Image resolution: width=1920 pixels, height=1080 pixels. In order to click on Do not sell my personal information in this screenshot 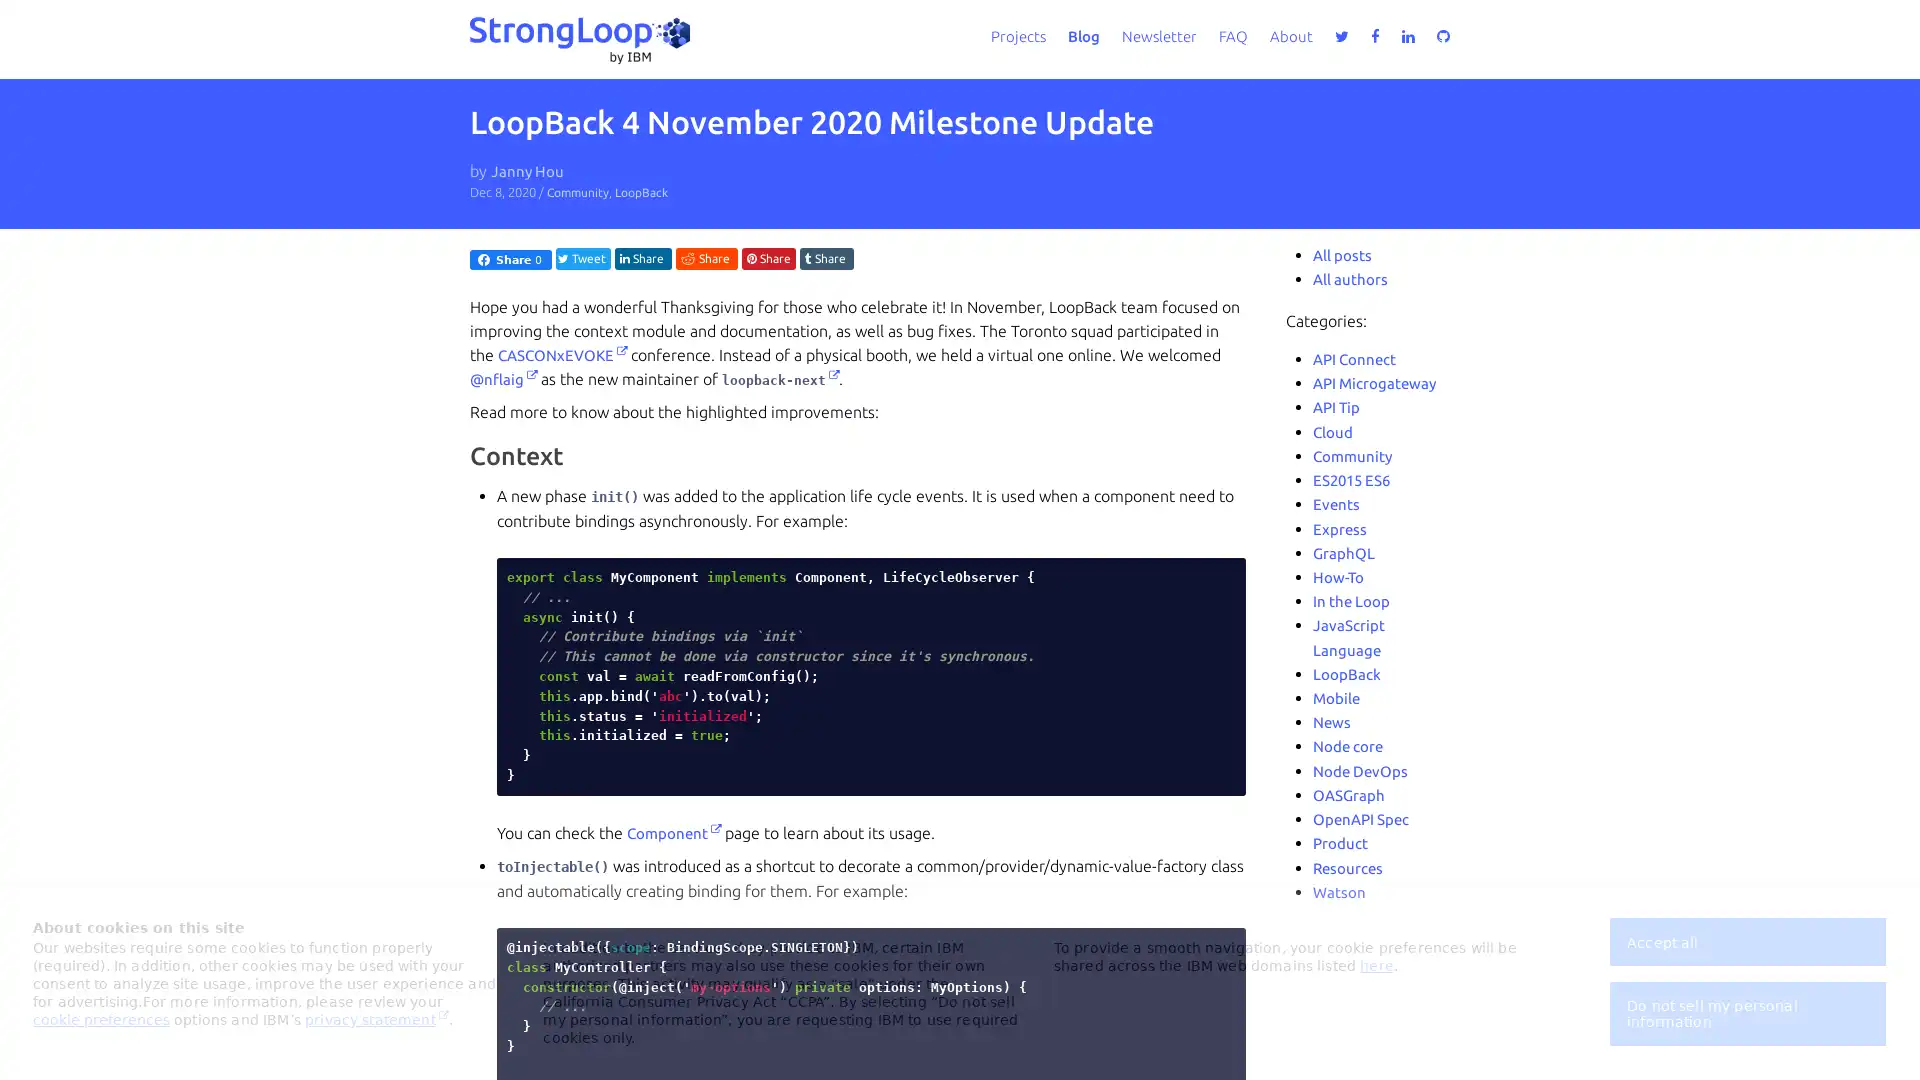, I will do `click(1758, 1014)`.